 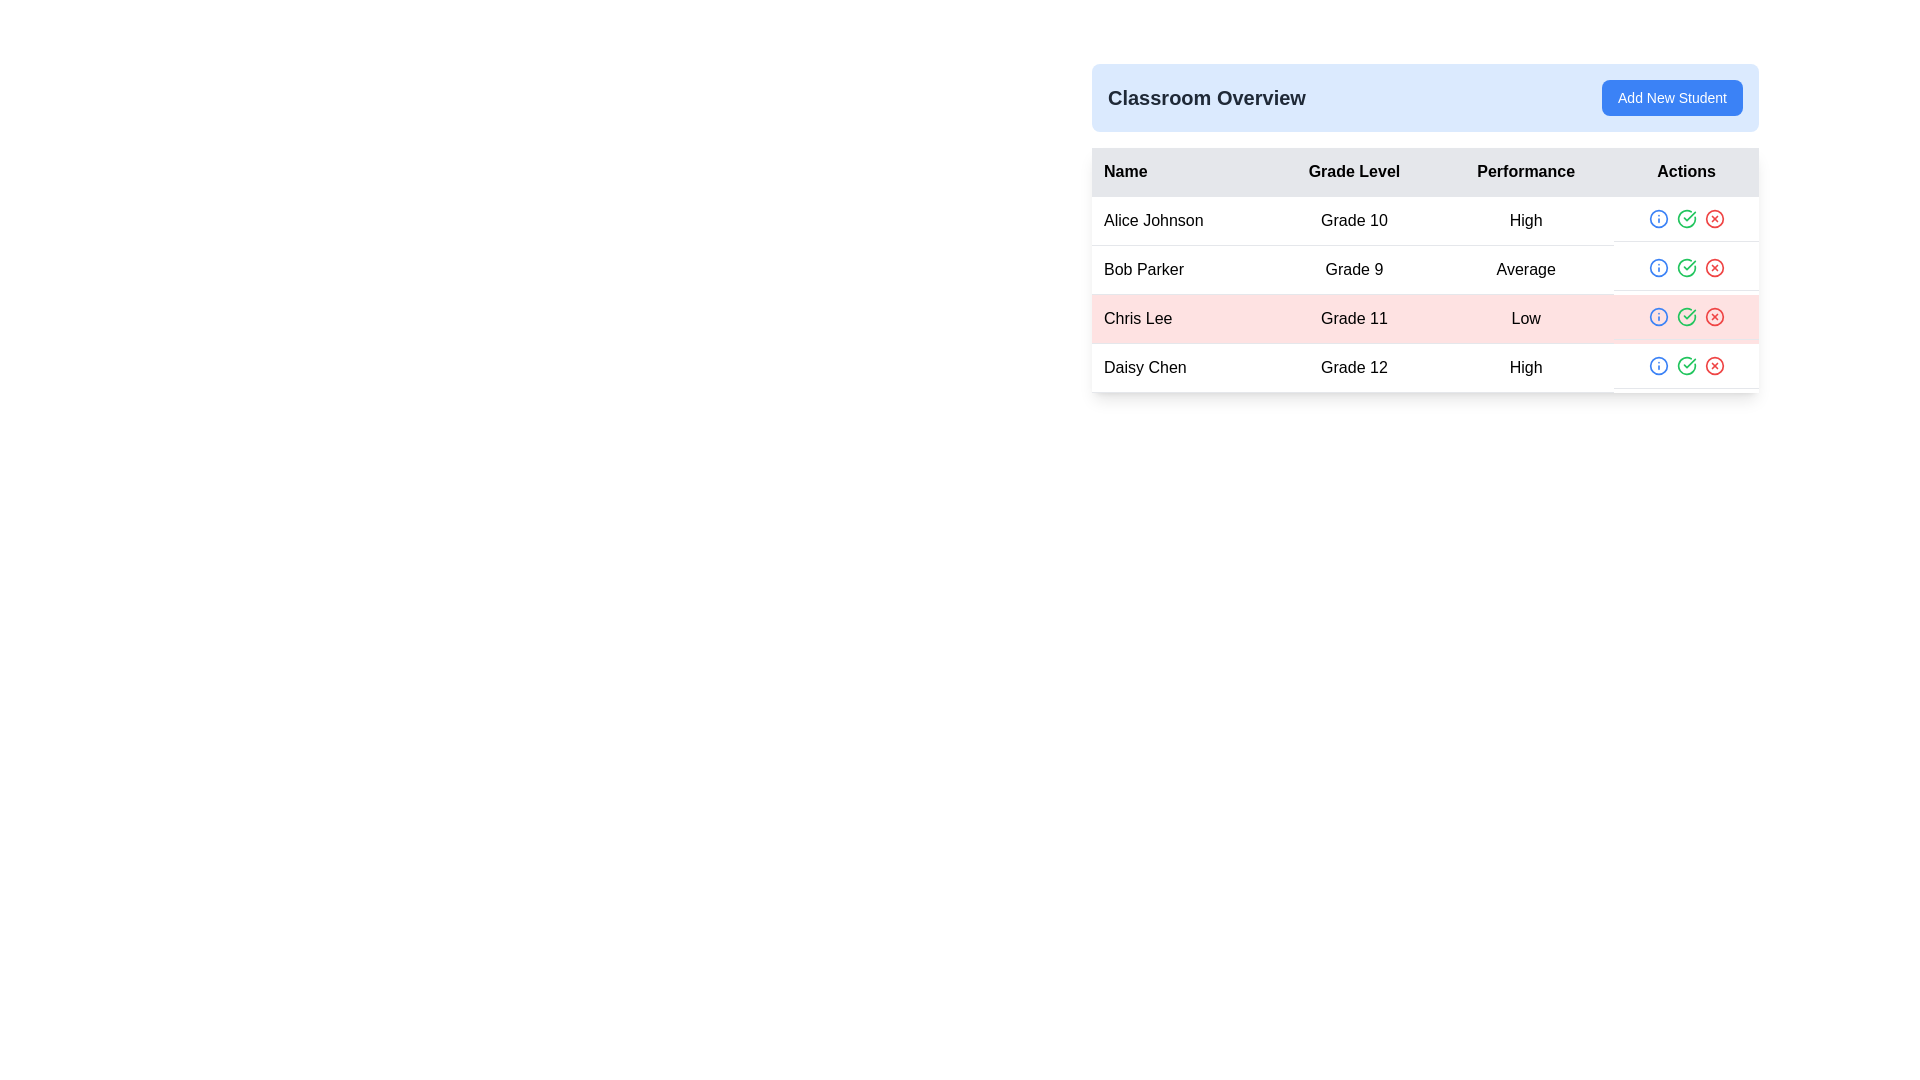 I want to click on the confirmation button, which is the second icon from the left in the actions column for the row corresponding to Bob Parker in the table, to approve or confirm the associated action, so click(x=1685, y=266).